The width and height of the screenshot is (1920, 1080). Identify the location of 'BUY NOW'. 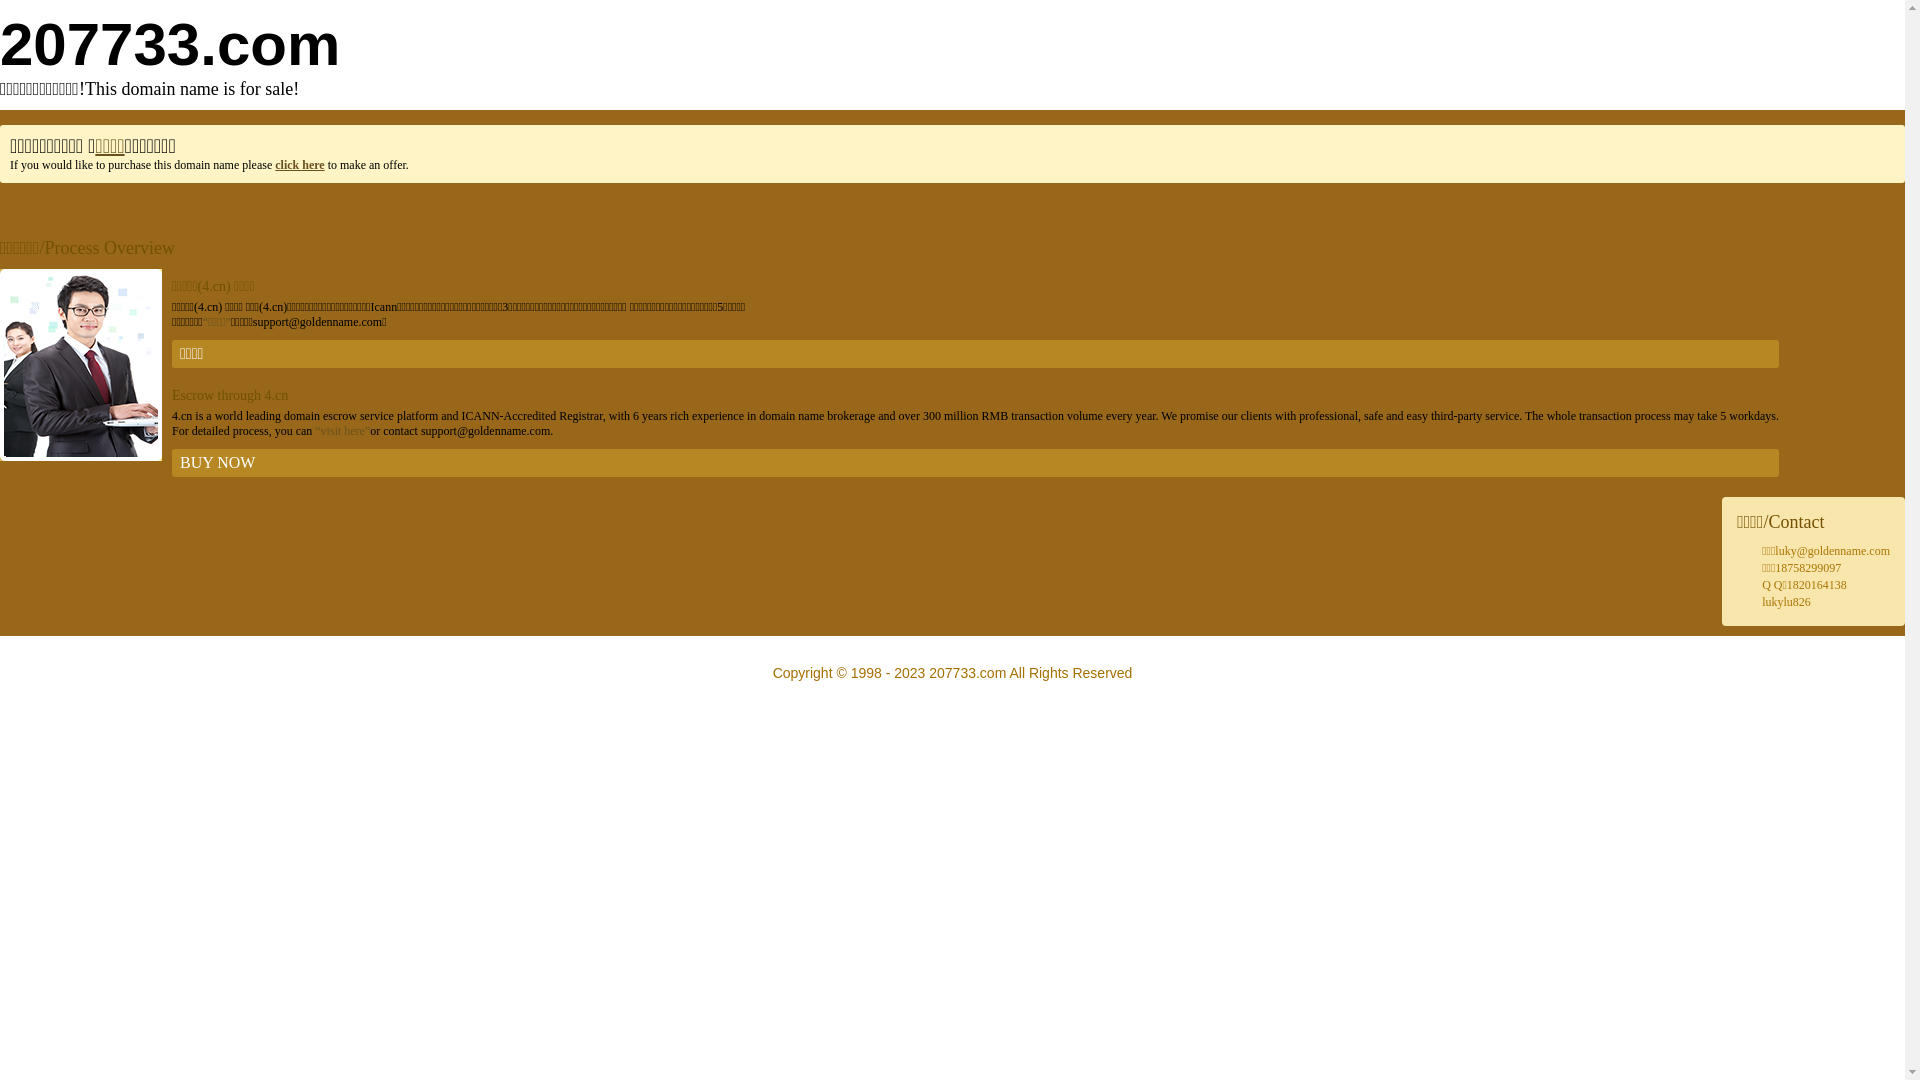
(172, 462).